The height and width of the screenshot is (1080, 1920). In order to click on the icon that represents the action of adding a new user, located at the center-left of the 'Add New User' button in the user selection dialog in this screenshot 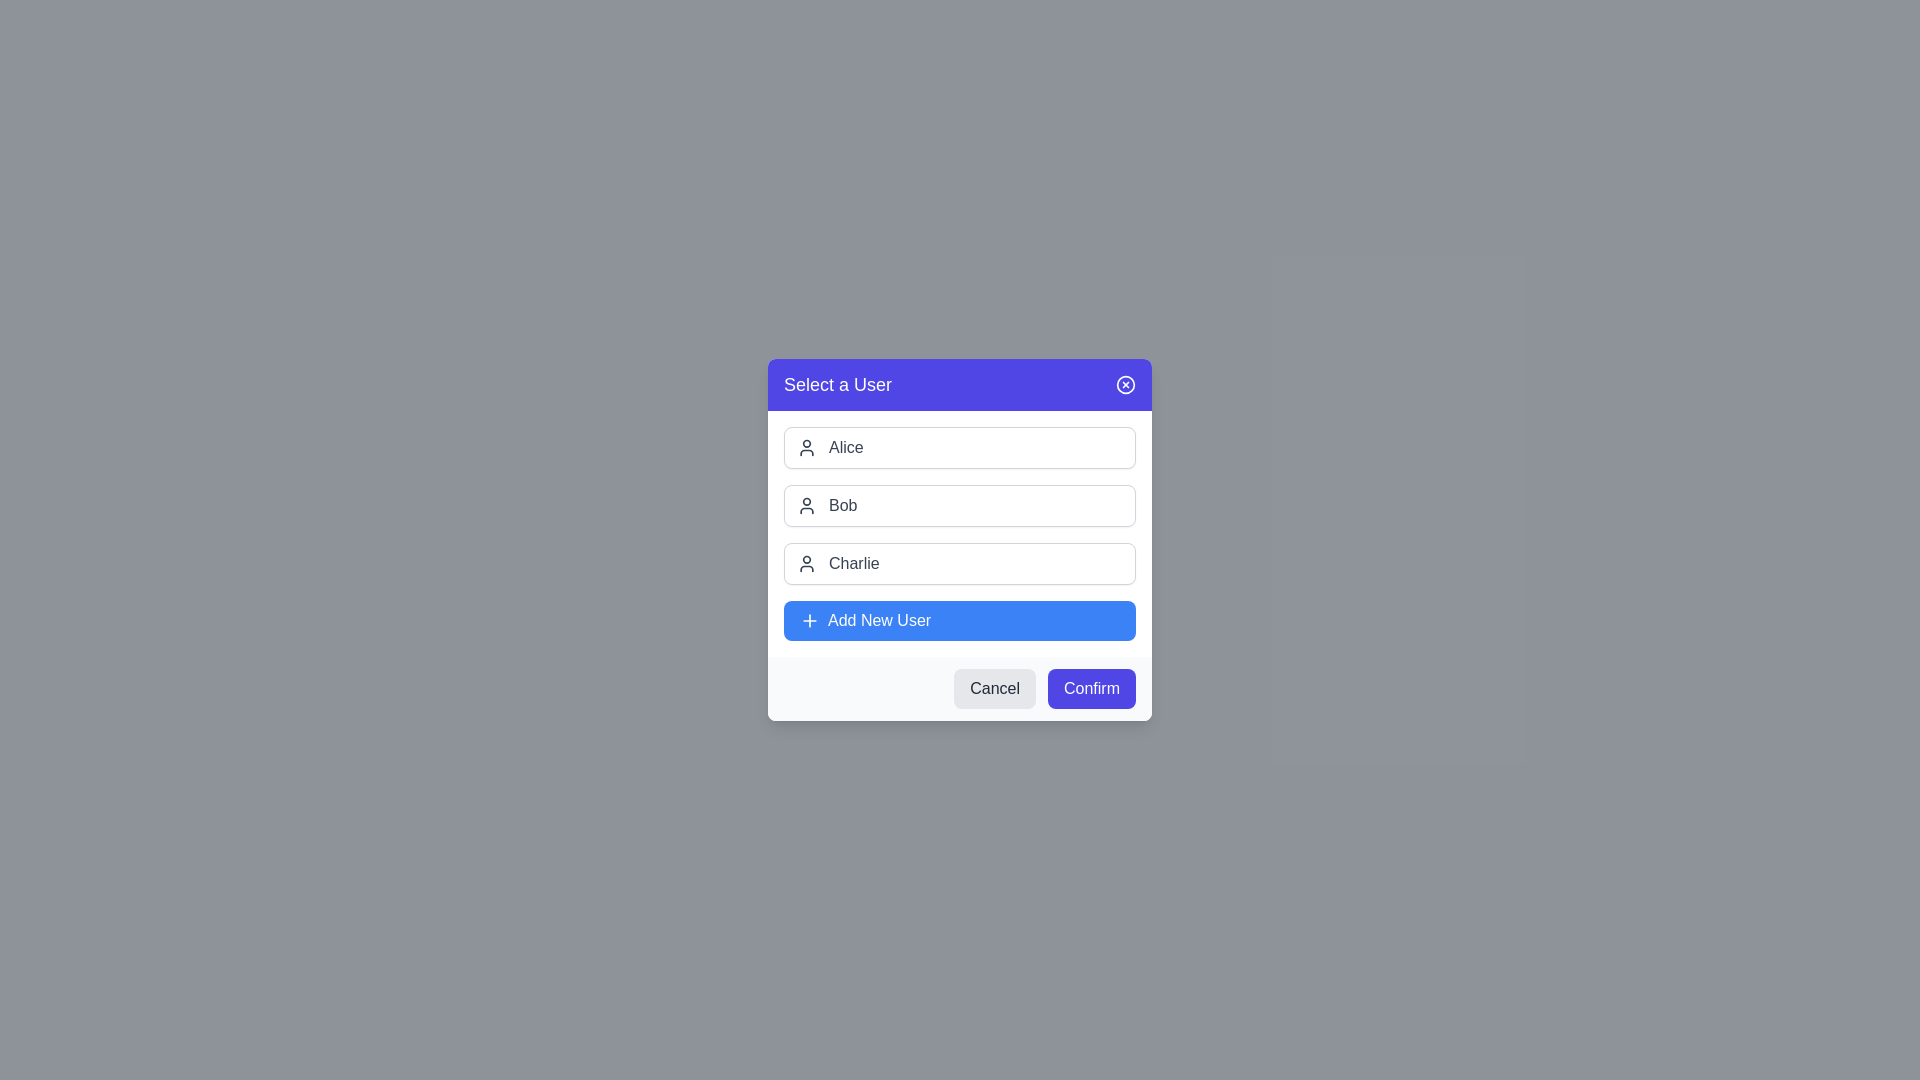, I will do `click(810, 620)`.